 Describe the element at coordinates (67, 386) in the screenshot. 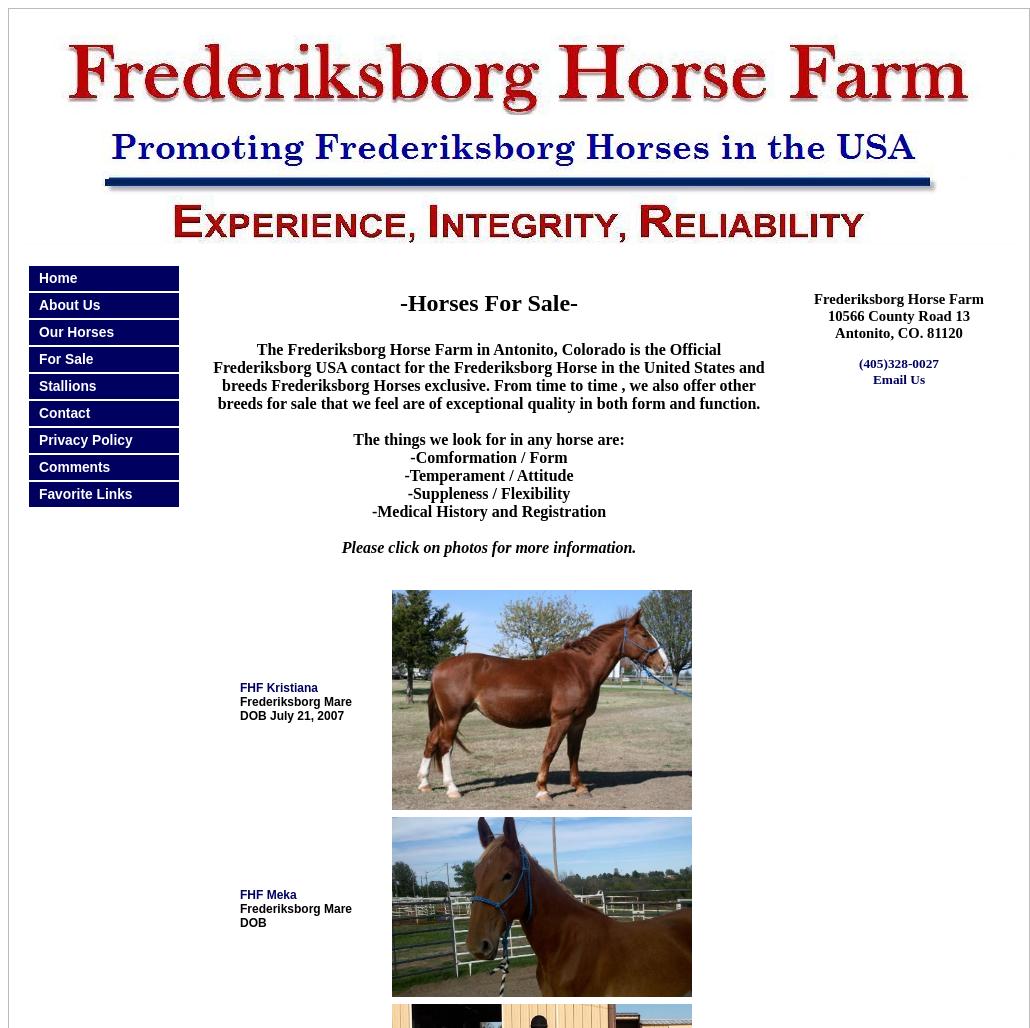

I see `'Stallions'` at that location.